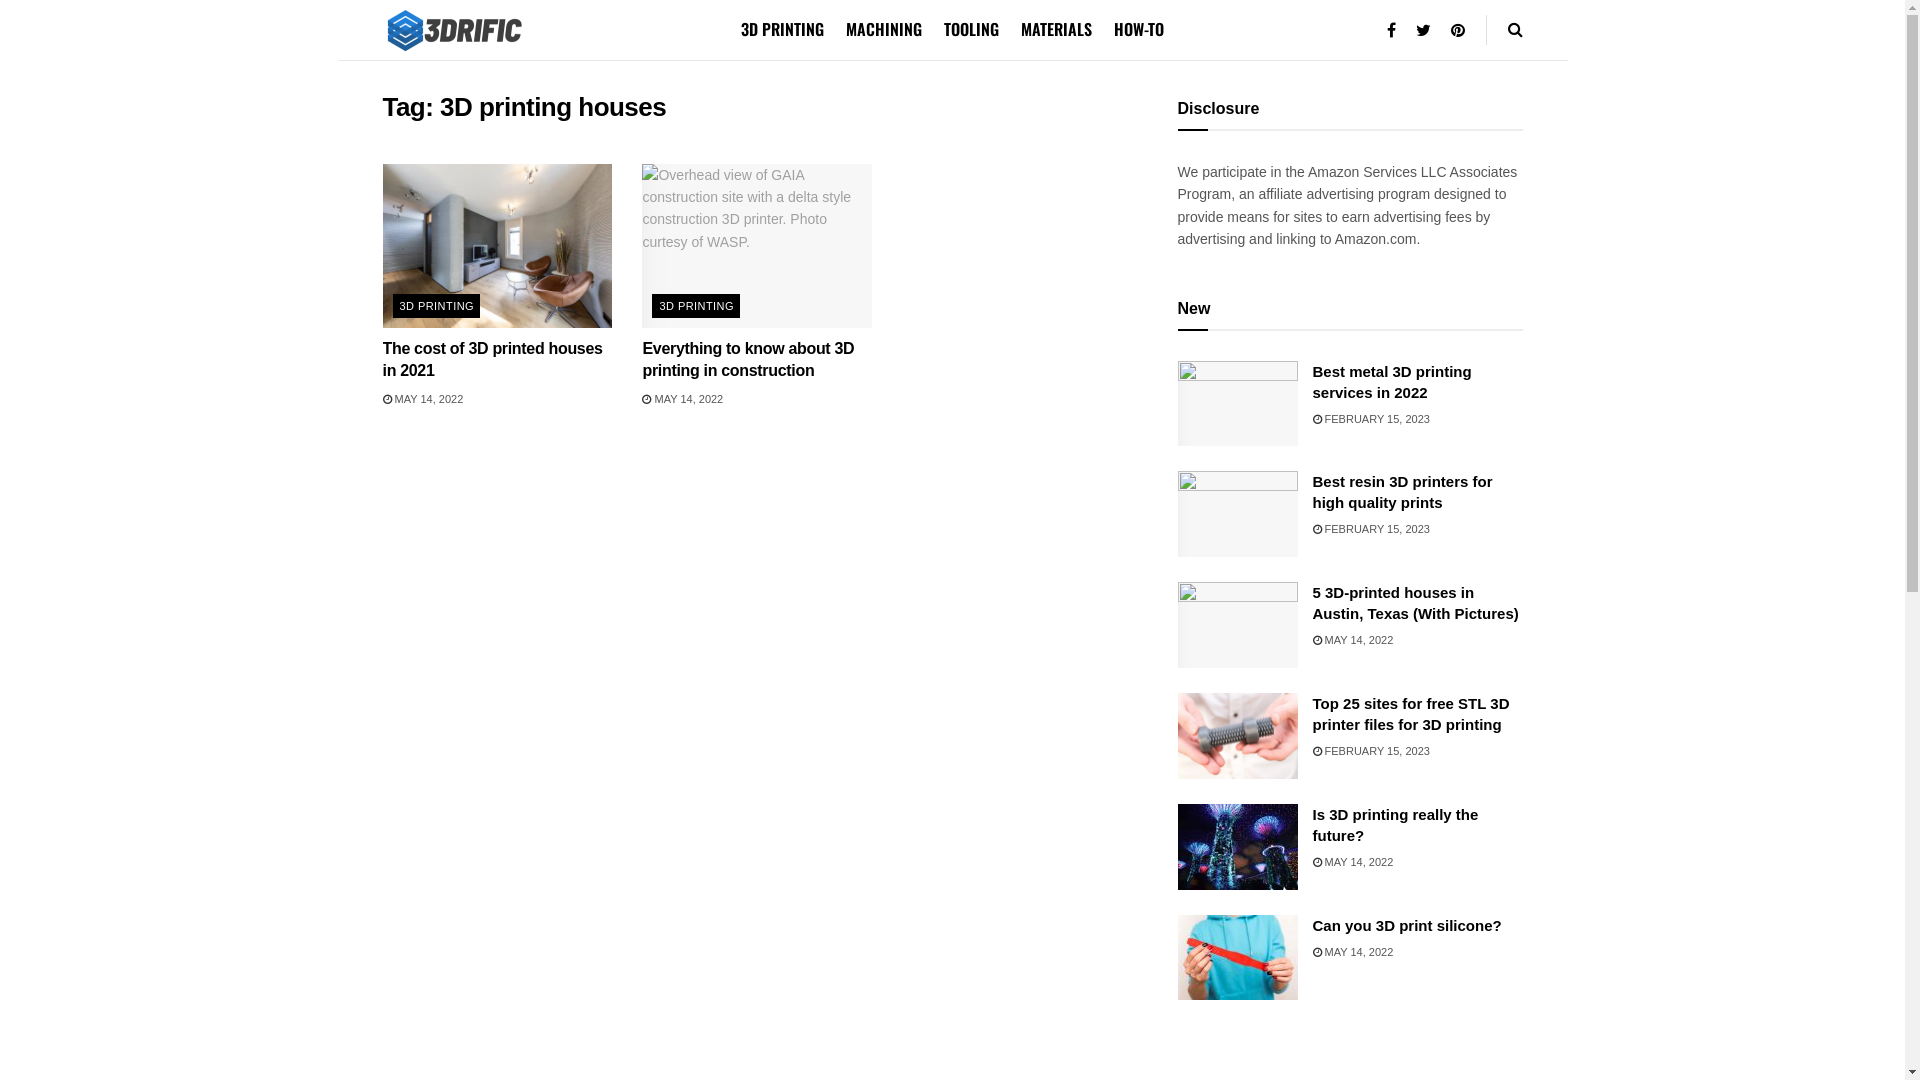  Describe the element at coordinates (1390, 381) in the screenshot. I see `'Best metal 3D printing services in 2022'` at that location.